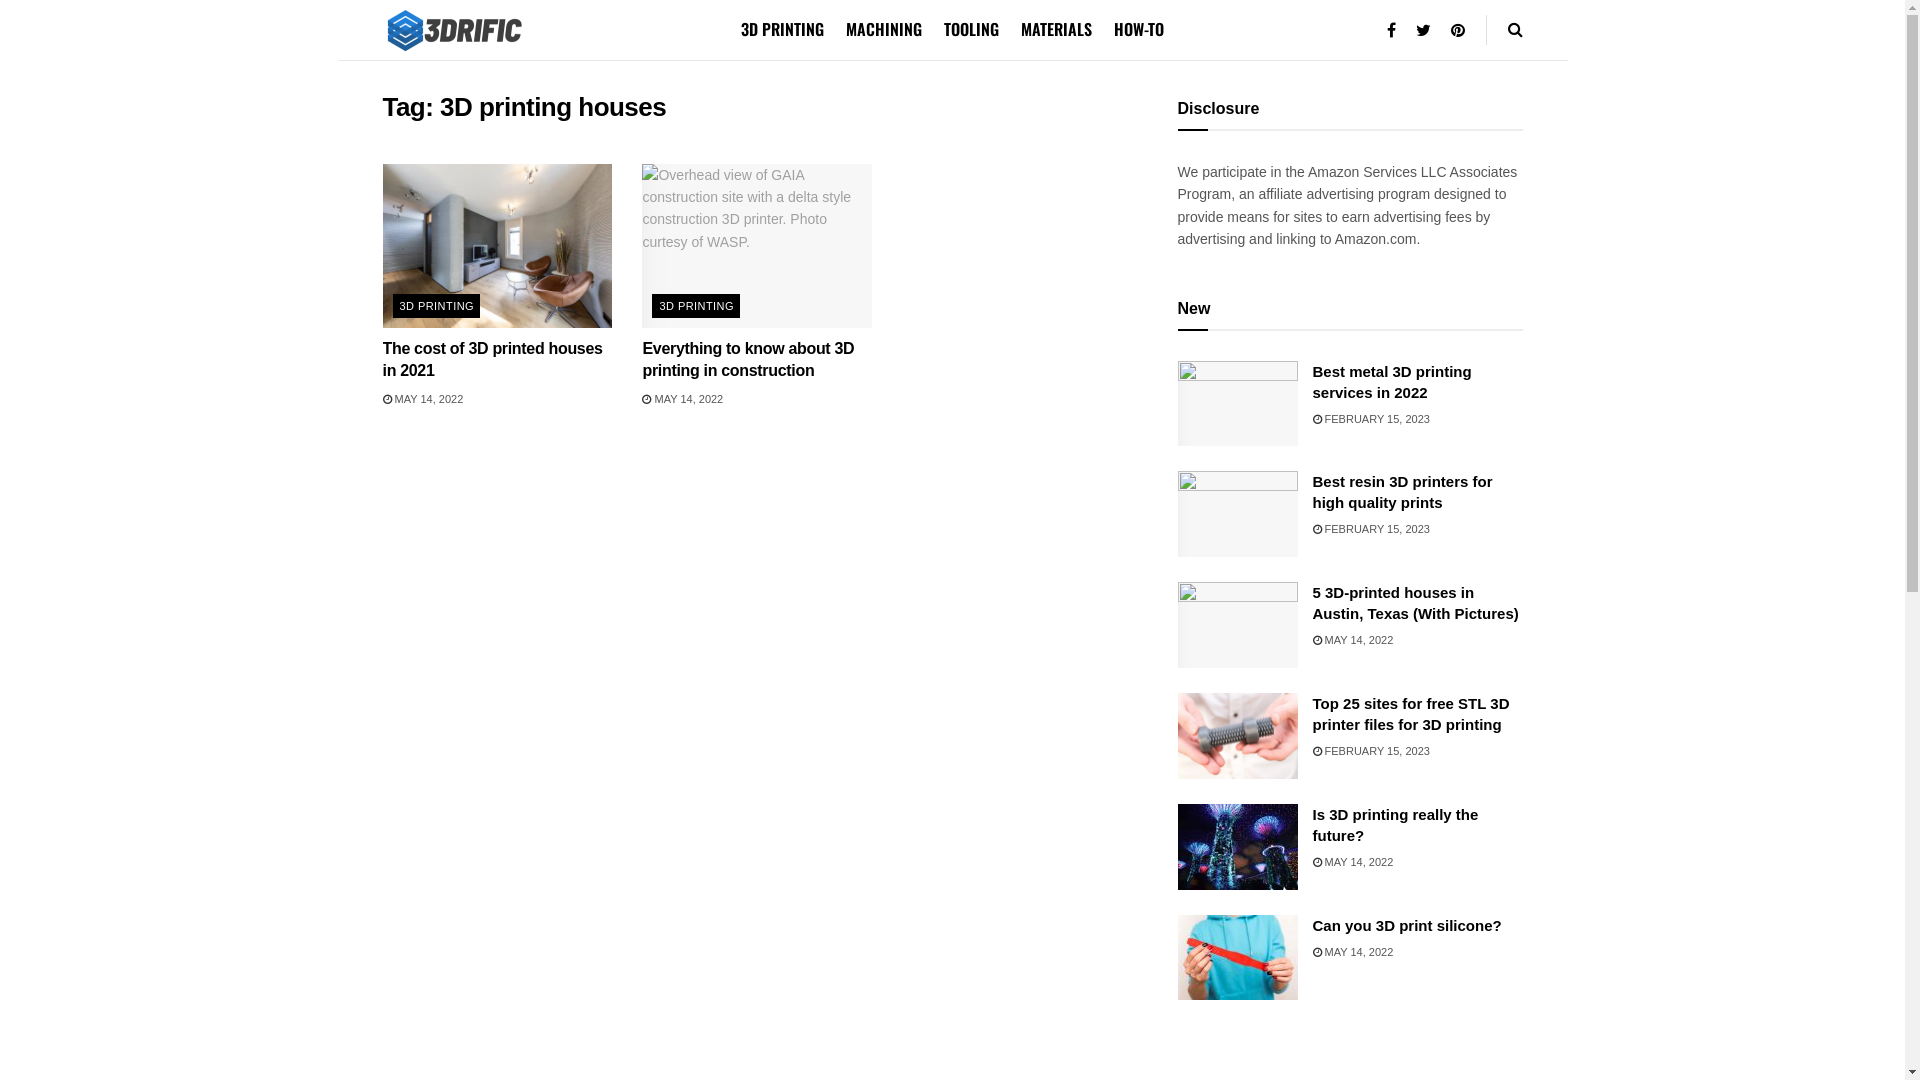  Describe the element at coordinates (1390, 381) in the screenshot. I see `'Best metal 3D printing services in 2022'` at that location.